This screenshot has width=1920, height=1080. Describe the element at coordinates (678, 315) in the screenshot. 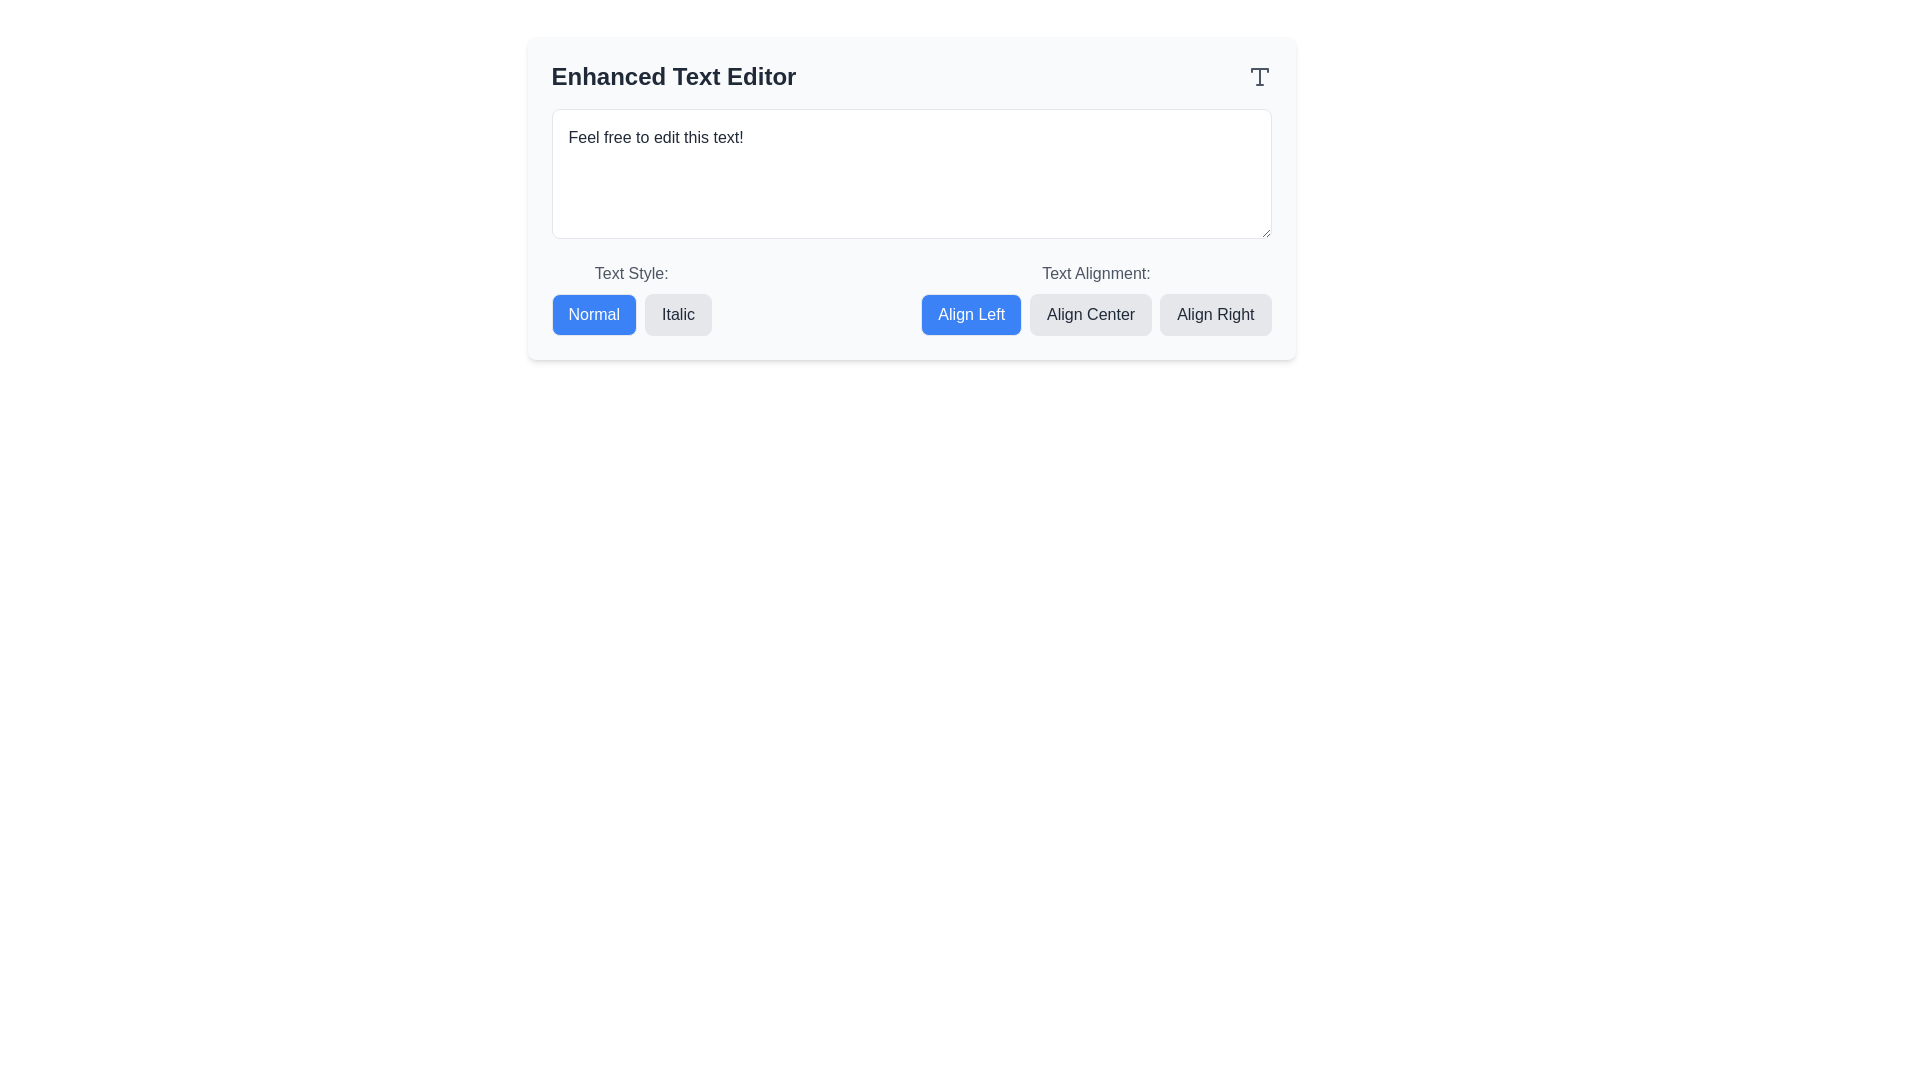

I see `the italic text style toggle button located to the right of the 'Normal' button in the 'Enhanced Text Editor' interface` at that location.